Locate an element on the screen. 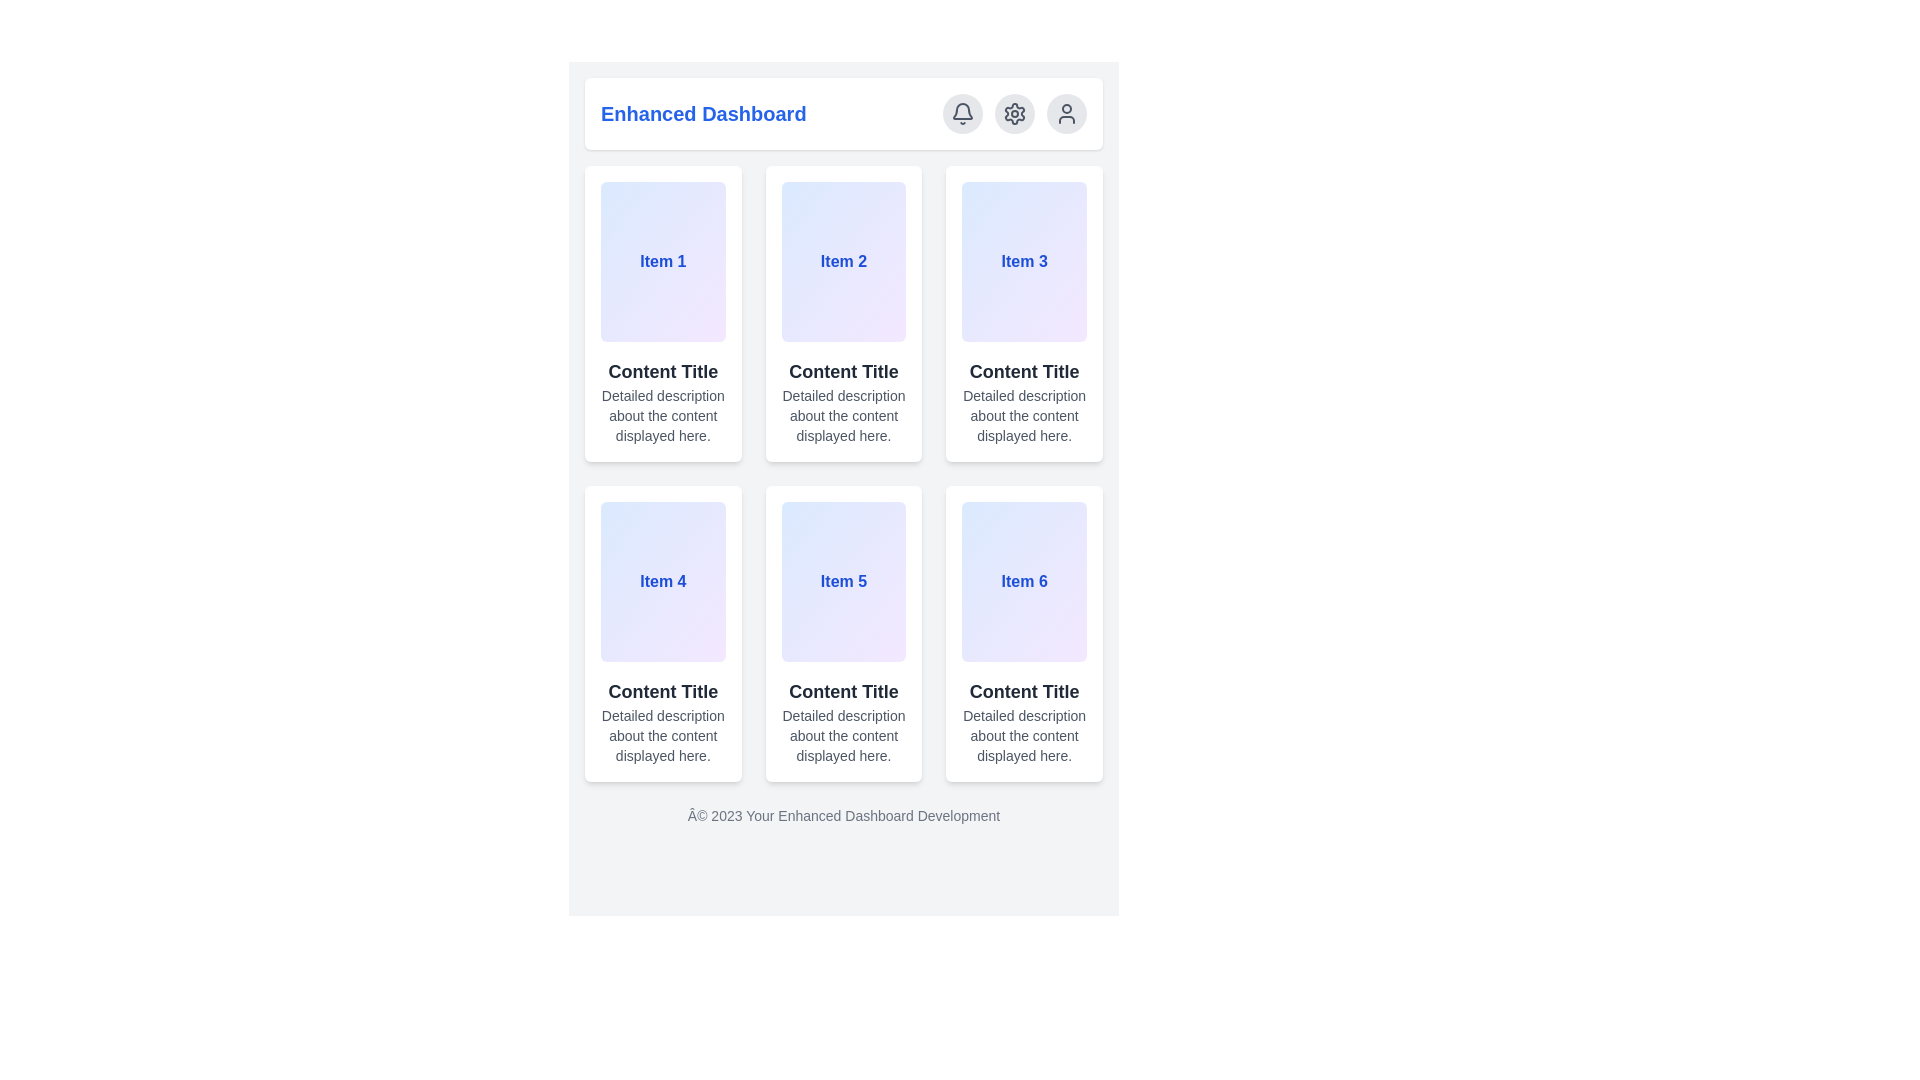 Image resolution: width=1920 pixels, height=1080 pixels. the third circular button with a user silhouette icon in the top-right corner of the interface is located at coordinates (1065, 114).